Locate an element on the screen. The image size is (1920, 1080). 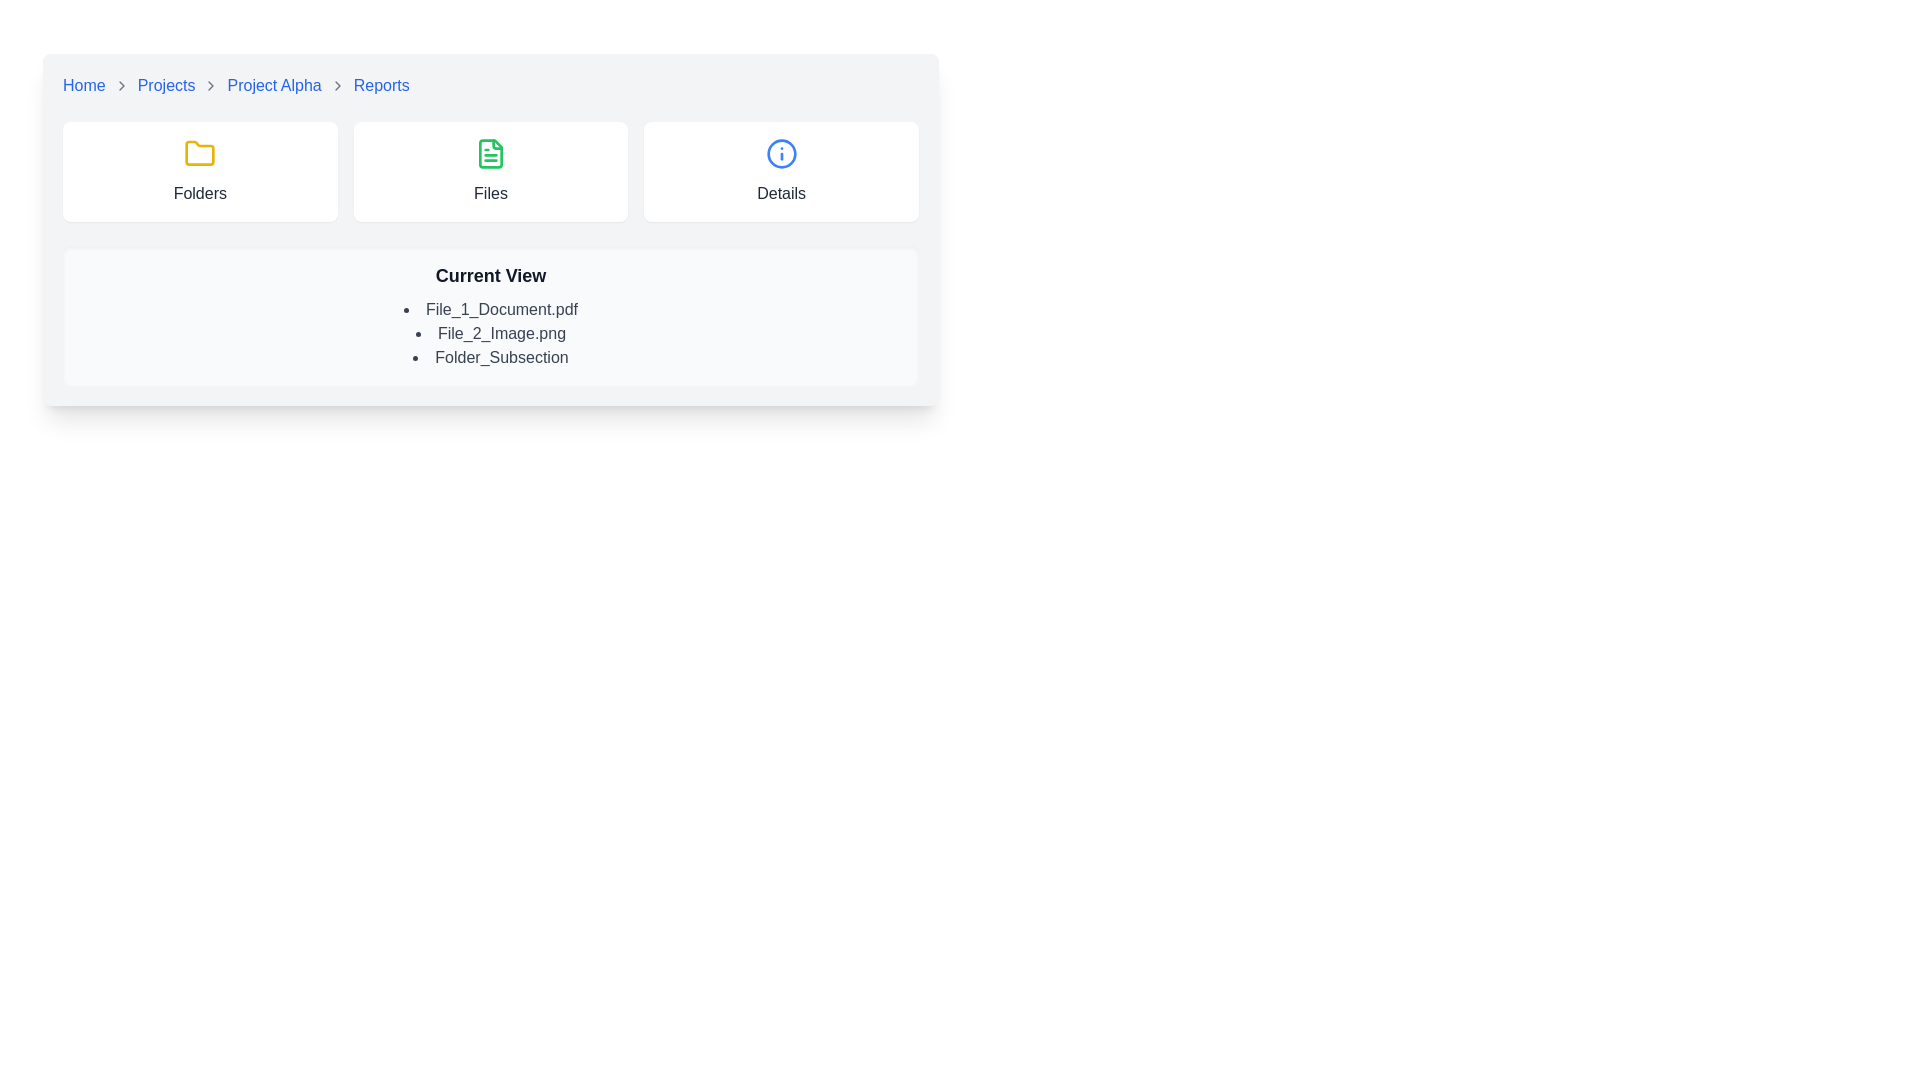
the Details card, which is the third card from the left in a row of elements labeled 'Folders,' 'Files,' and 'Details.' This card features a blue information icon at the top and a label reading 'Details' in darker gray font is located at coordinates (780, 171).